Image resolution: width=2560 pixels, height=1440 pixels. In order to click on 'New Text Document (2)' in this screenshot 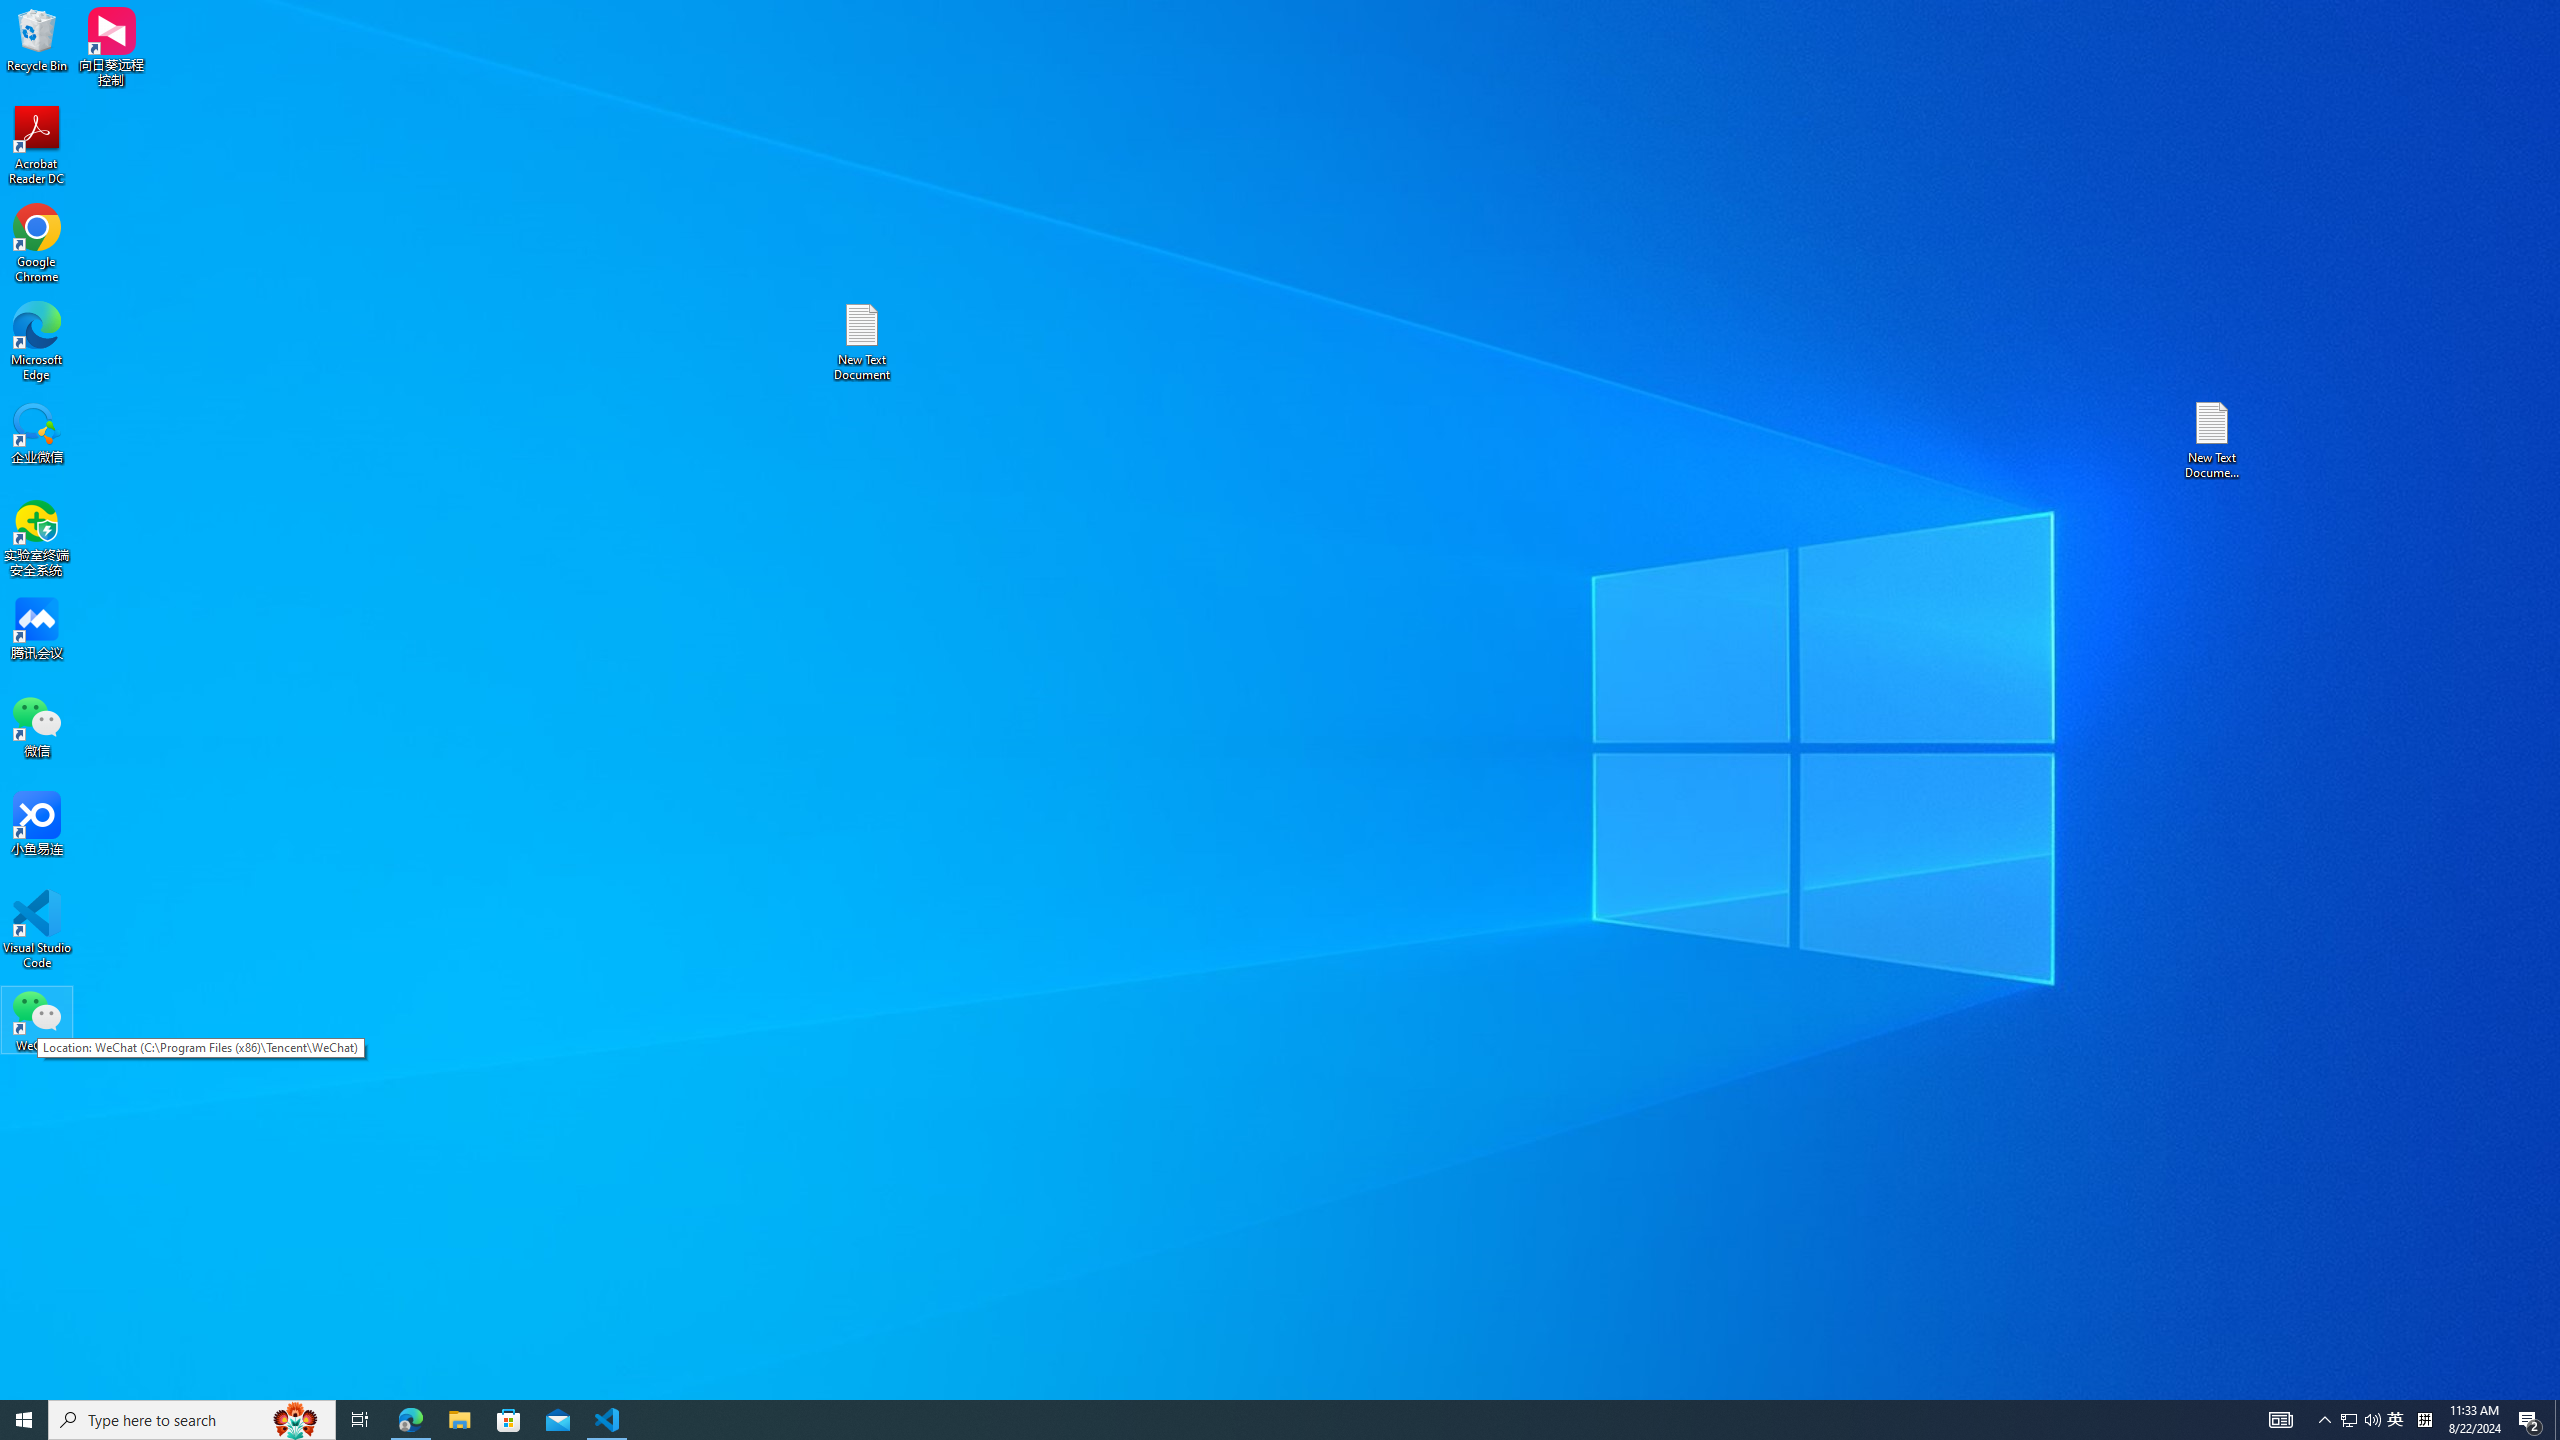, I will do `click(2213, 438)`.